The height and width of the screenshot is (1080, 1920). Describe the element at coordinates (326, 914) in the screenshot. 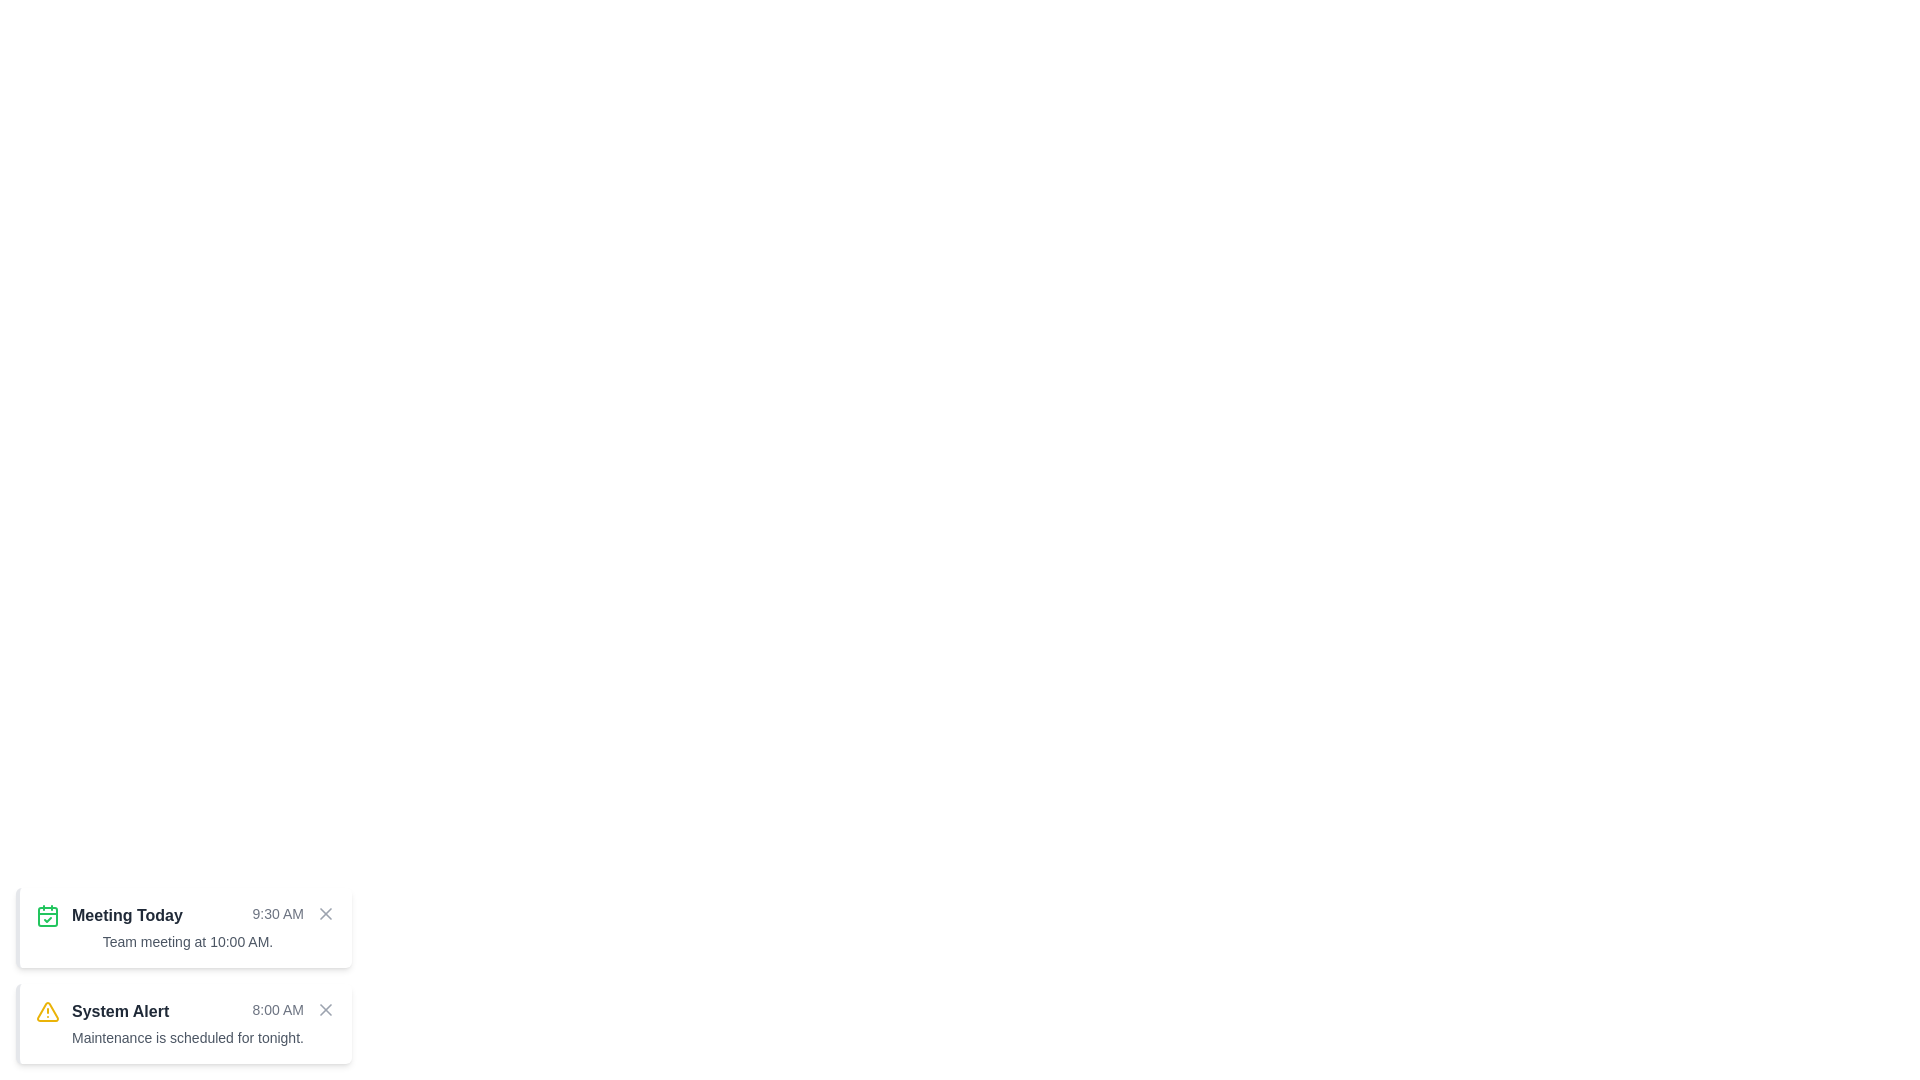

I see `the close button located at the top-right corner of the 'Meeting Today' notification card` at that location.